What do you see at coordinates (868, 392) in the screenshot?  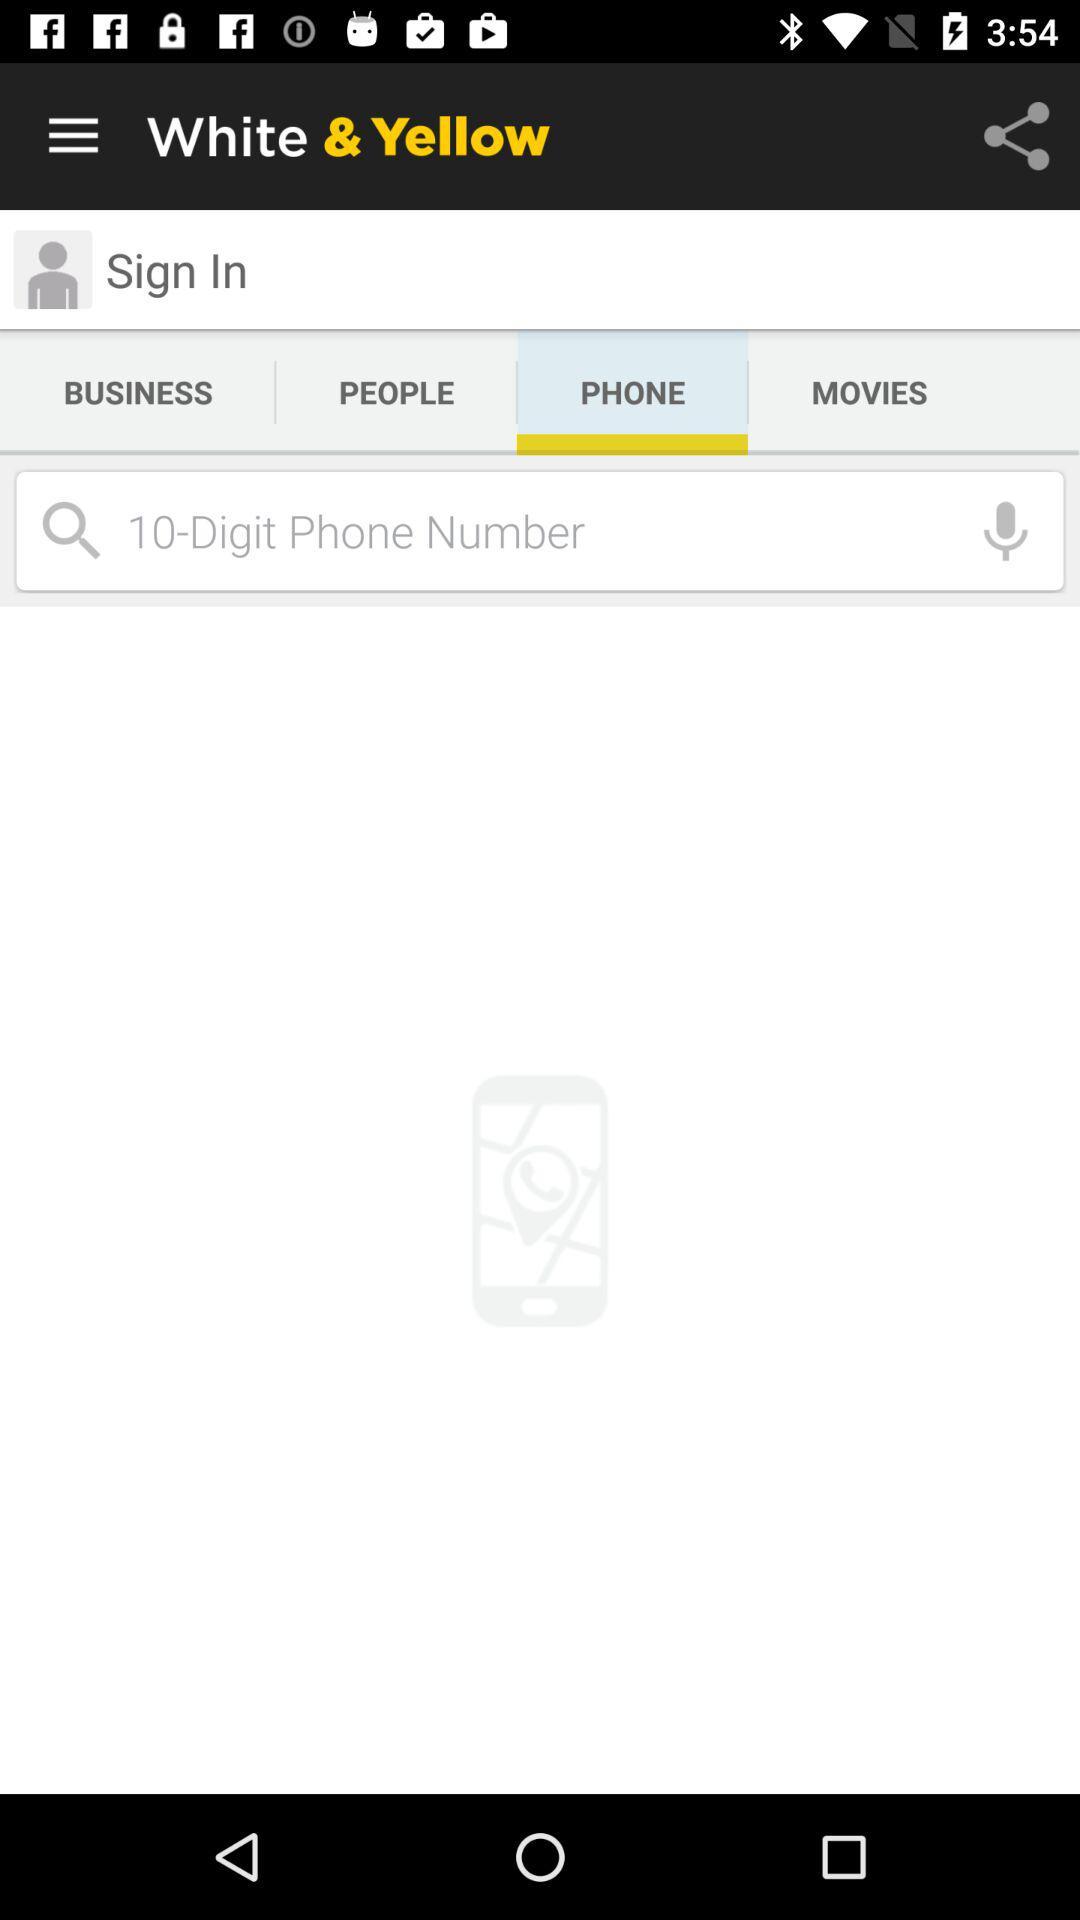 I see `icon next to phone` at bounding box center [868, 392].